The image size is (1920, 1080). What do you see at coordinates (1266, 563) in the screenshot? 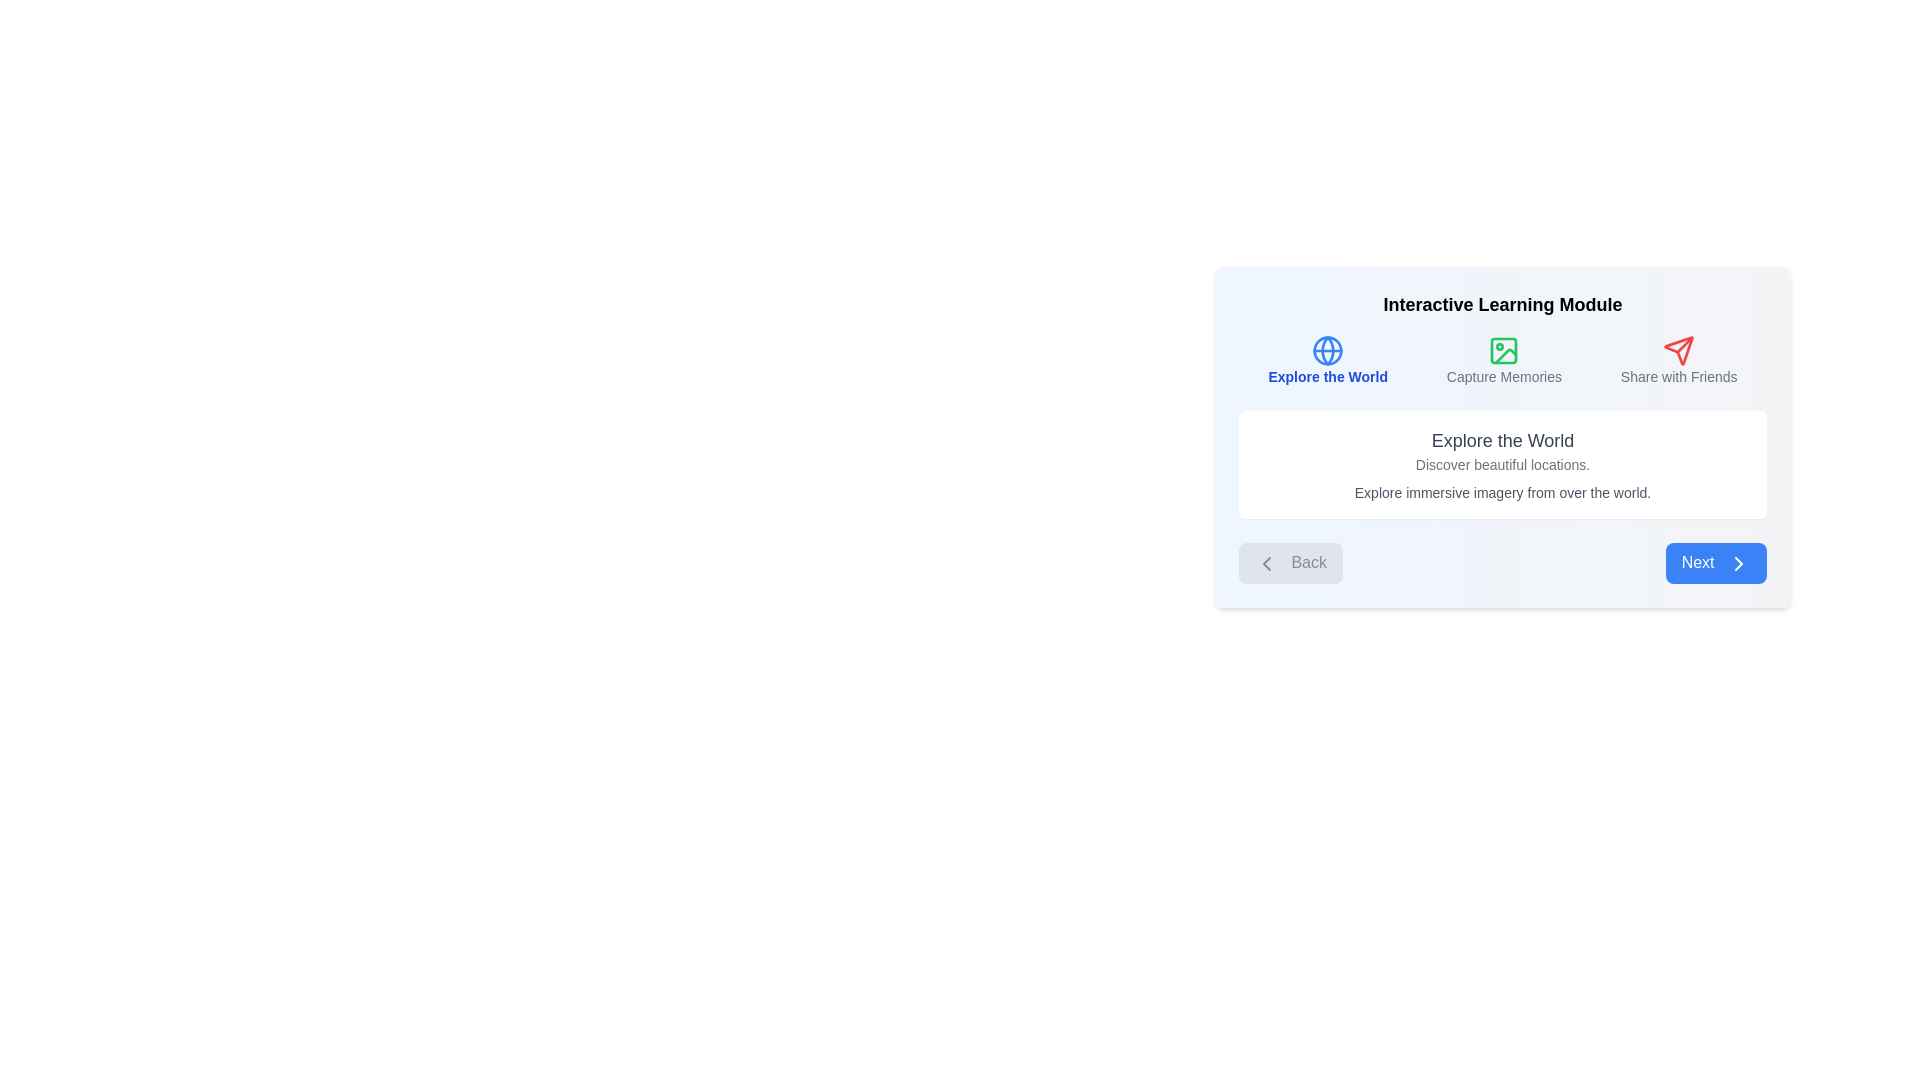
I see `the 'Back' button which features a chevron icon on its left side, indicating a backward navigation action` at bounding box center [1266, 563].